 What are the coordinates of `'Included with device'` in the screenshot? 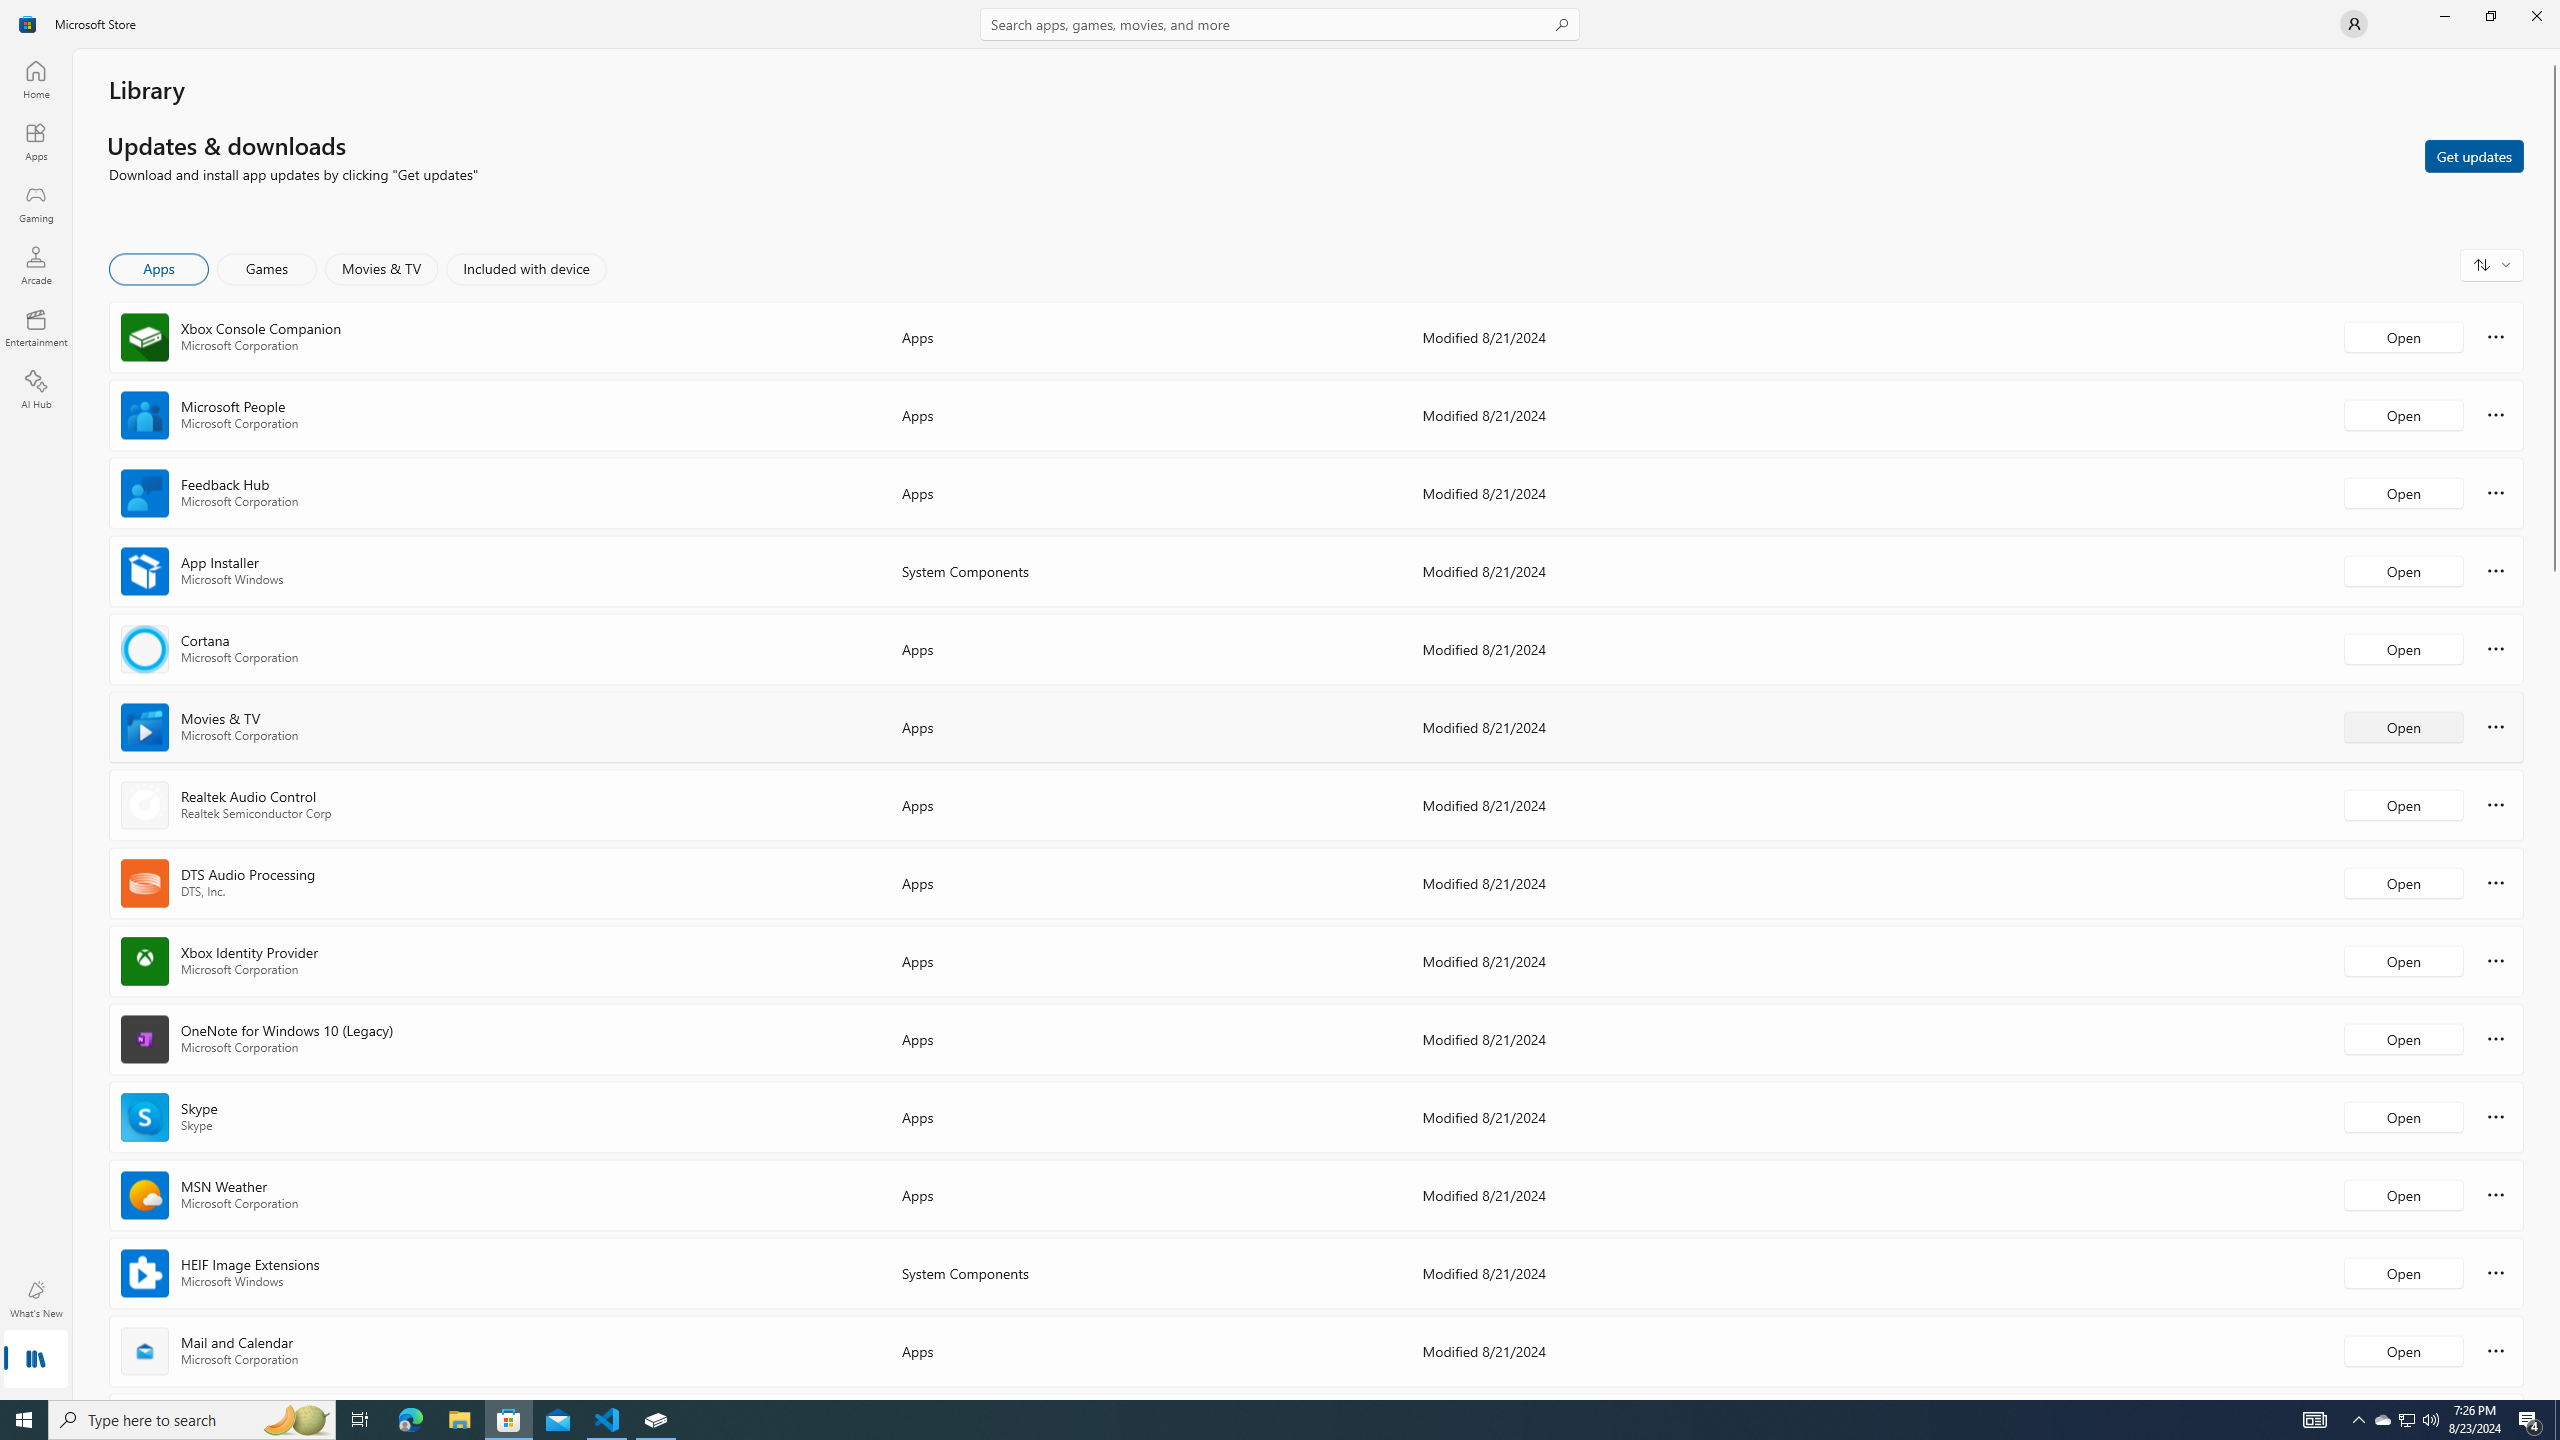 It's located at (525, 268).